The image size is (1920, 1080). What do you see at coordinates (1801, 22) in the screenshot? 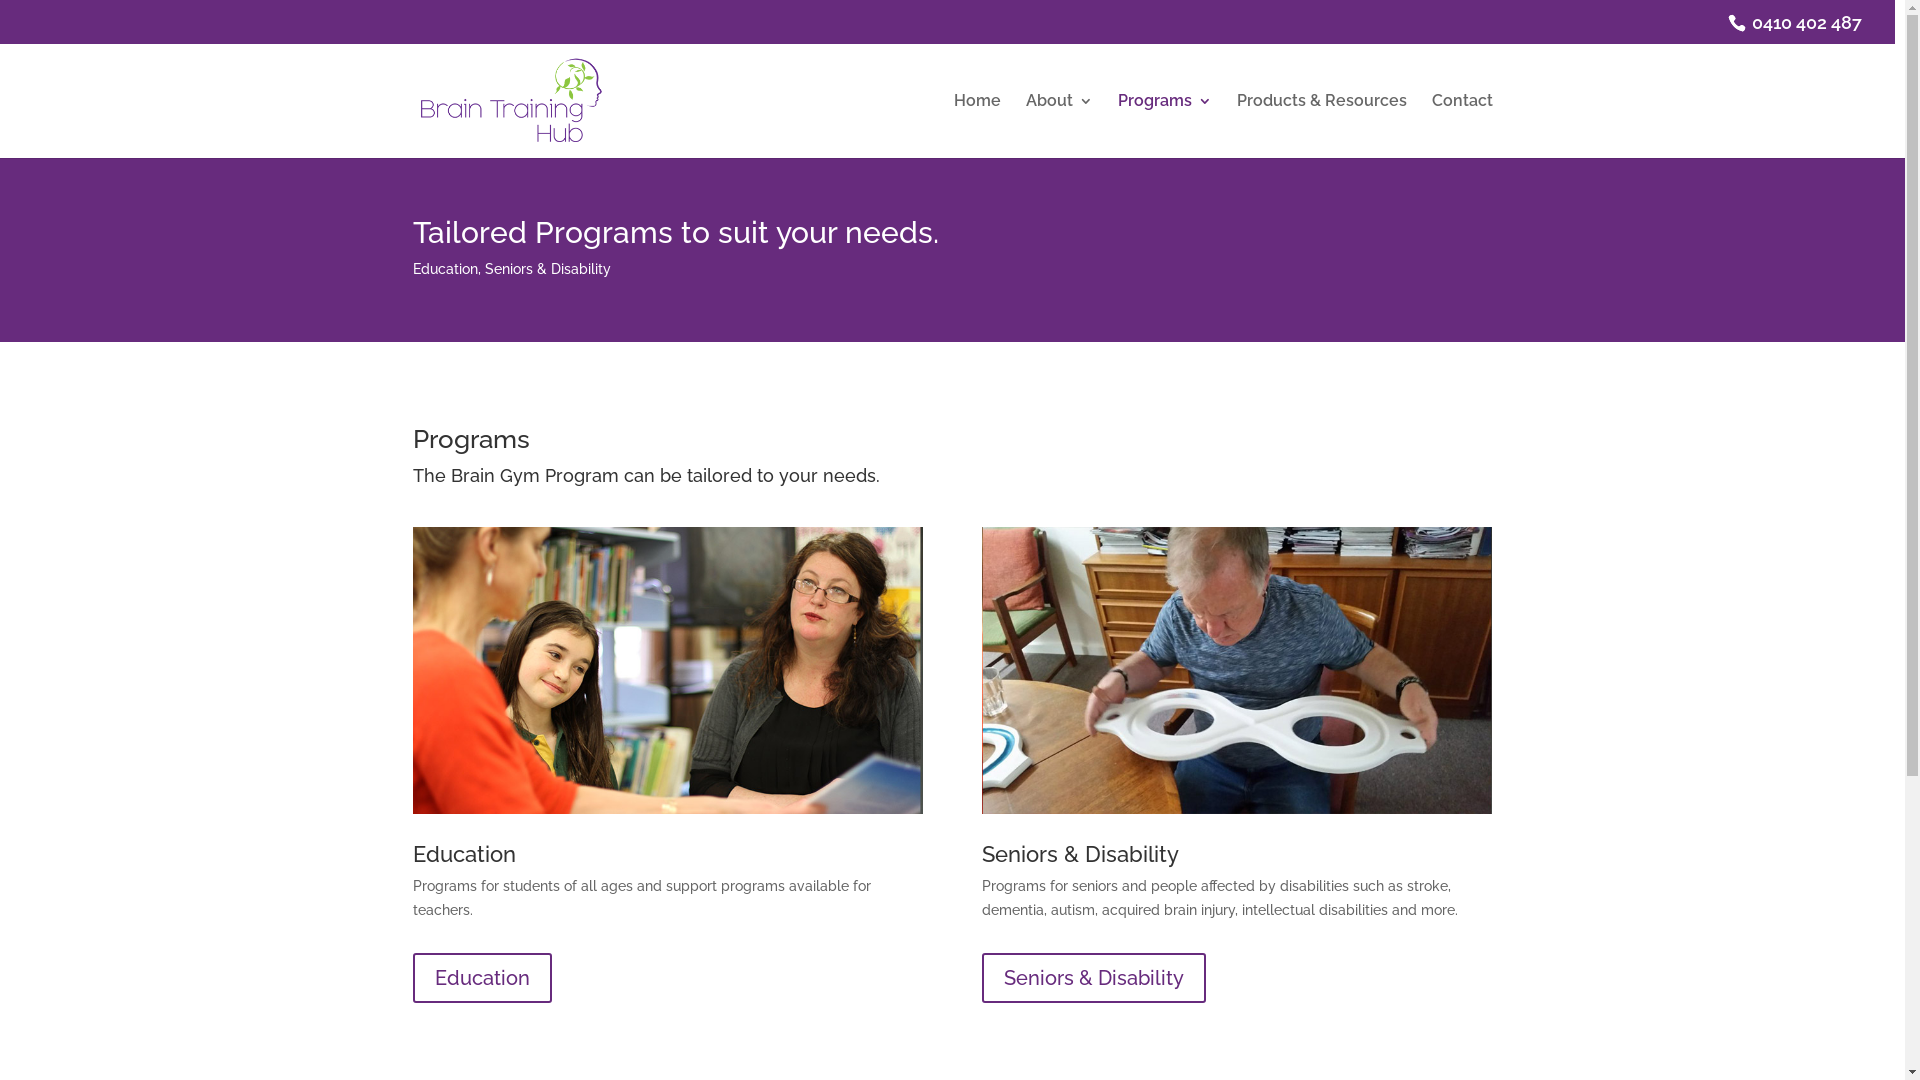
I see `'0410 402 487'` at bounding box center [1801, 22].